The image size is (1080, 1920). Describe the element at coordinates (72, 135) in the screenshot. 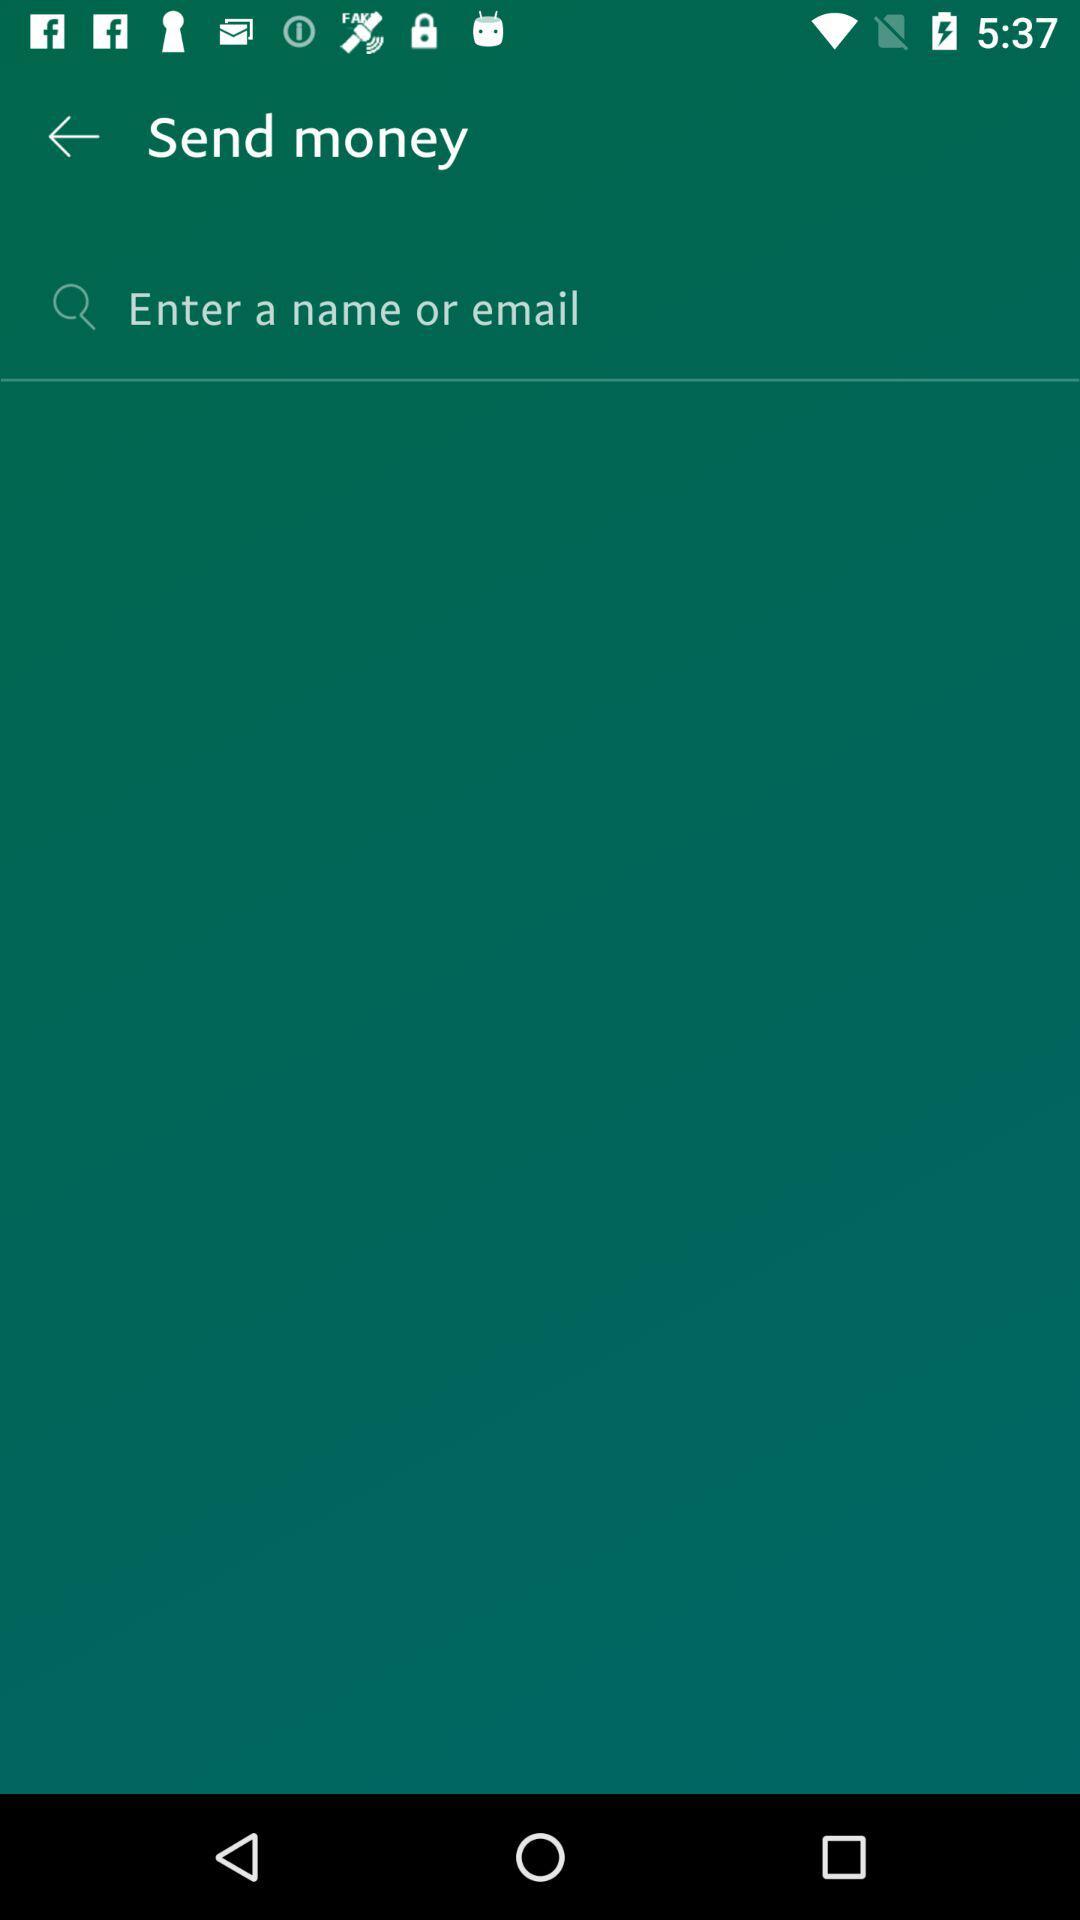

I see `item next to the send money item` at that location.